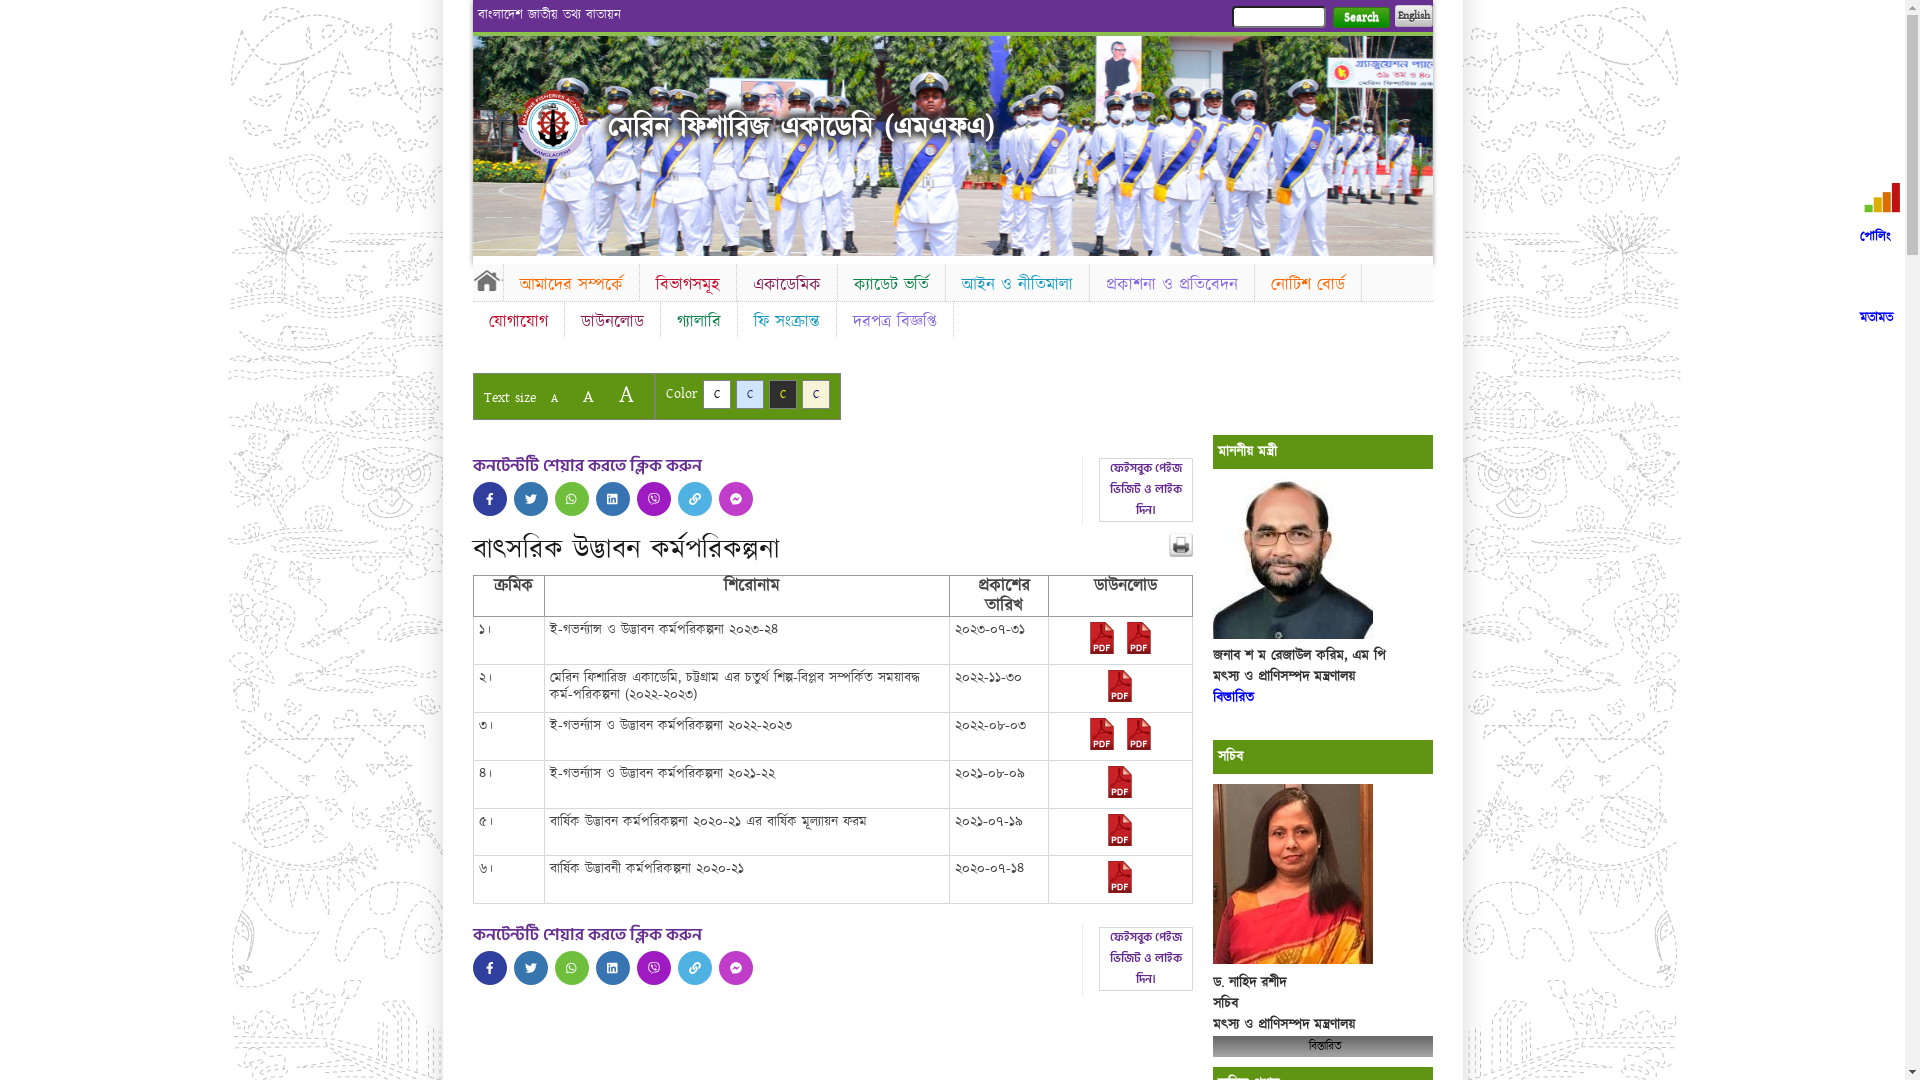 The width and height of the screenshot is (1920, 1080). Describe the element at coordinates (586, 396) in the screenshot. I see `'A'` at that location.